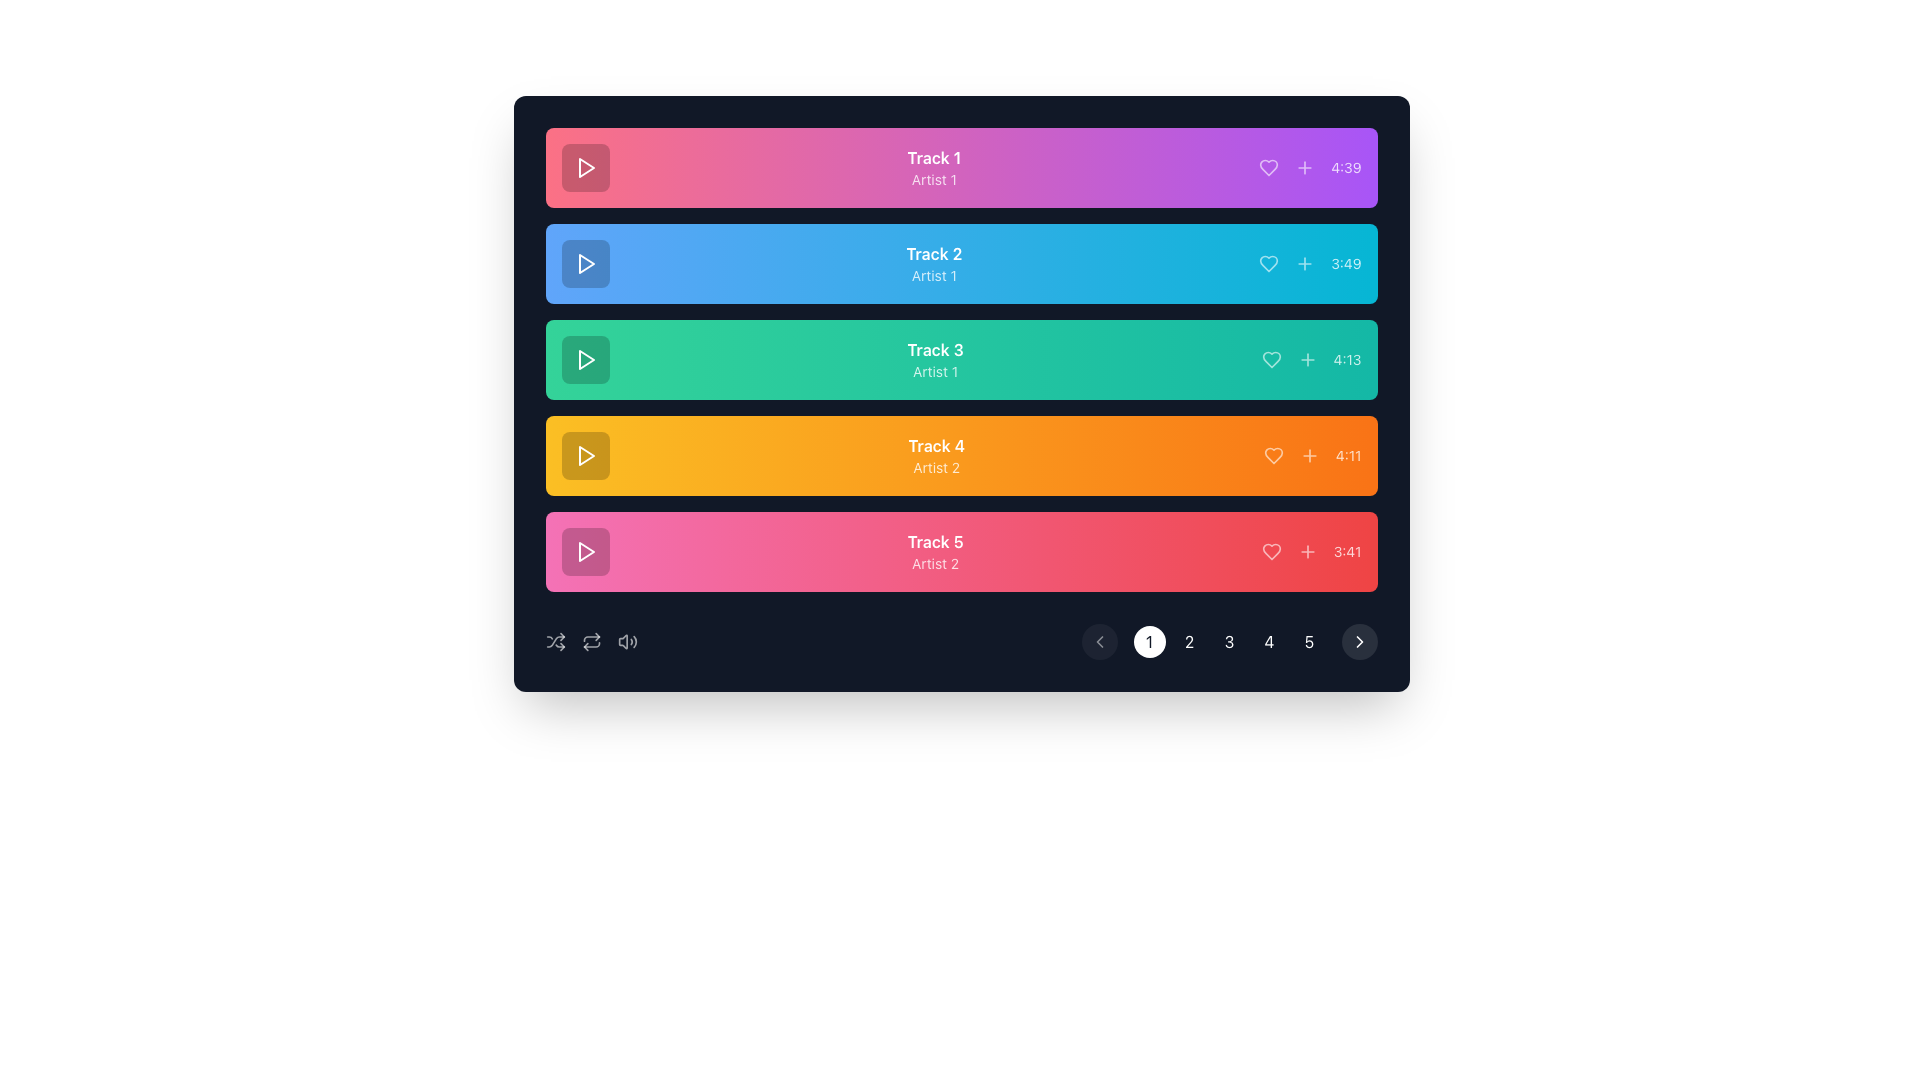  What do you see at coordinates (1189, 641) in the screenshot?
I see `the circular button labeled '2'` at bounding box center [1189, 641].